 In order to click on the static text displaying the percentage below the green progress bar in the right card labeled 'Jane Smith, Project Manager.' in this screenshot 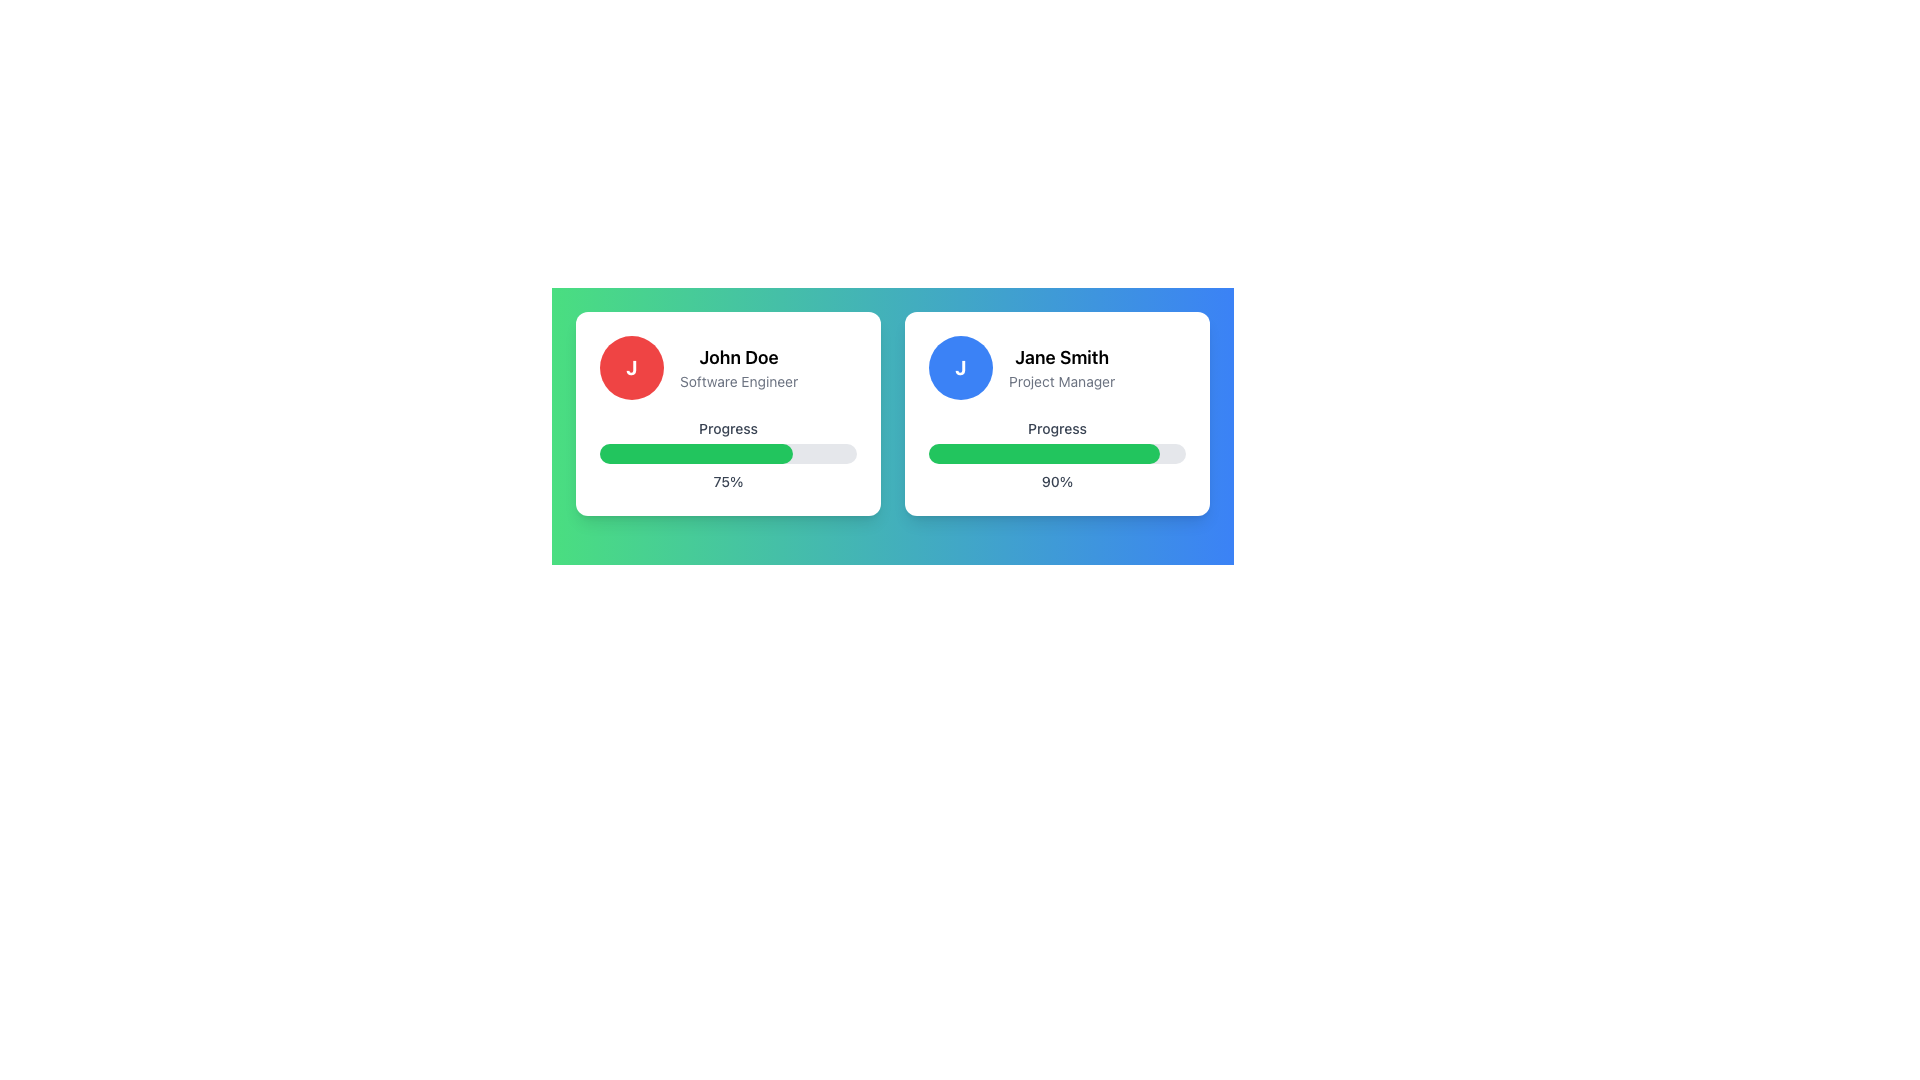, I will do `click(1056, 482)`.